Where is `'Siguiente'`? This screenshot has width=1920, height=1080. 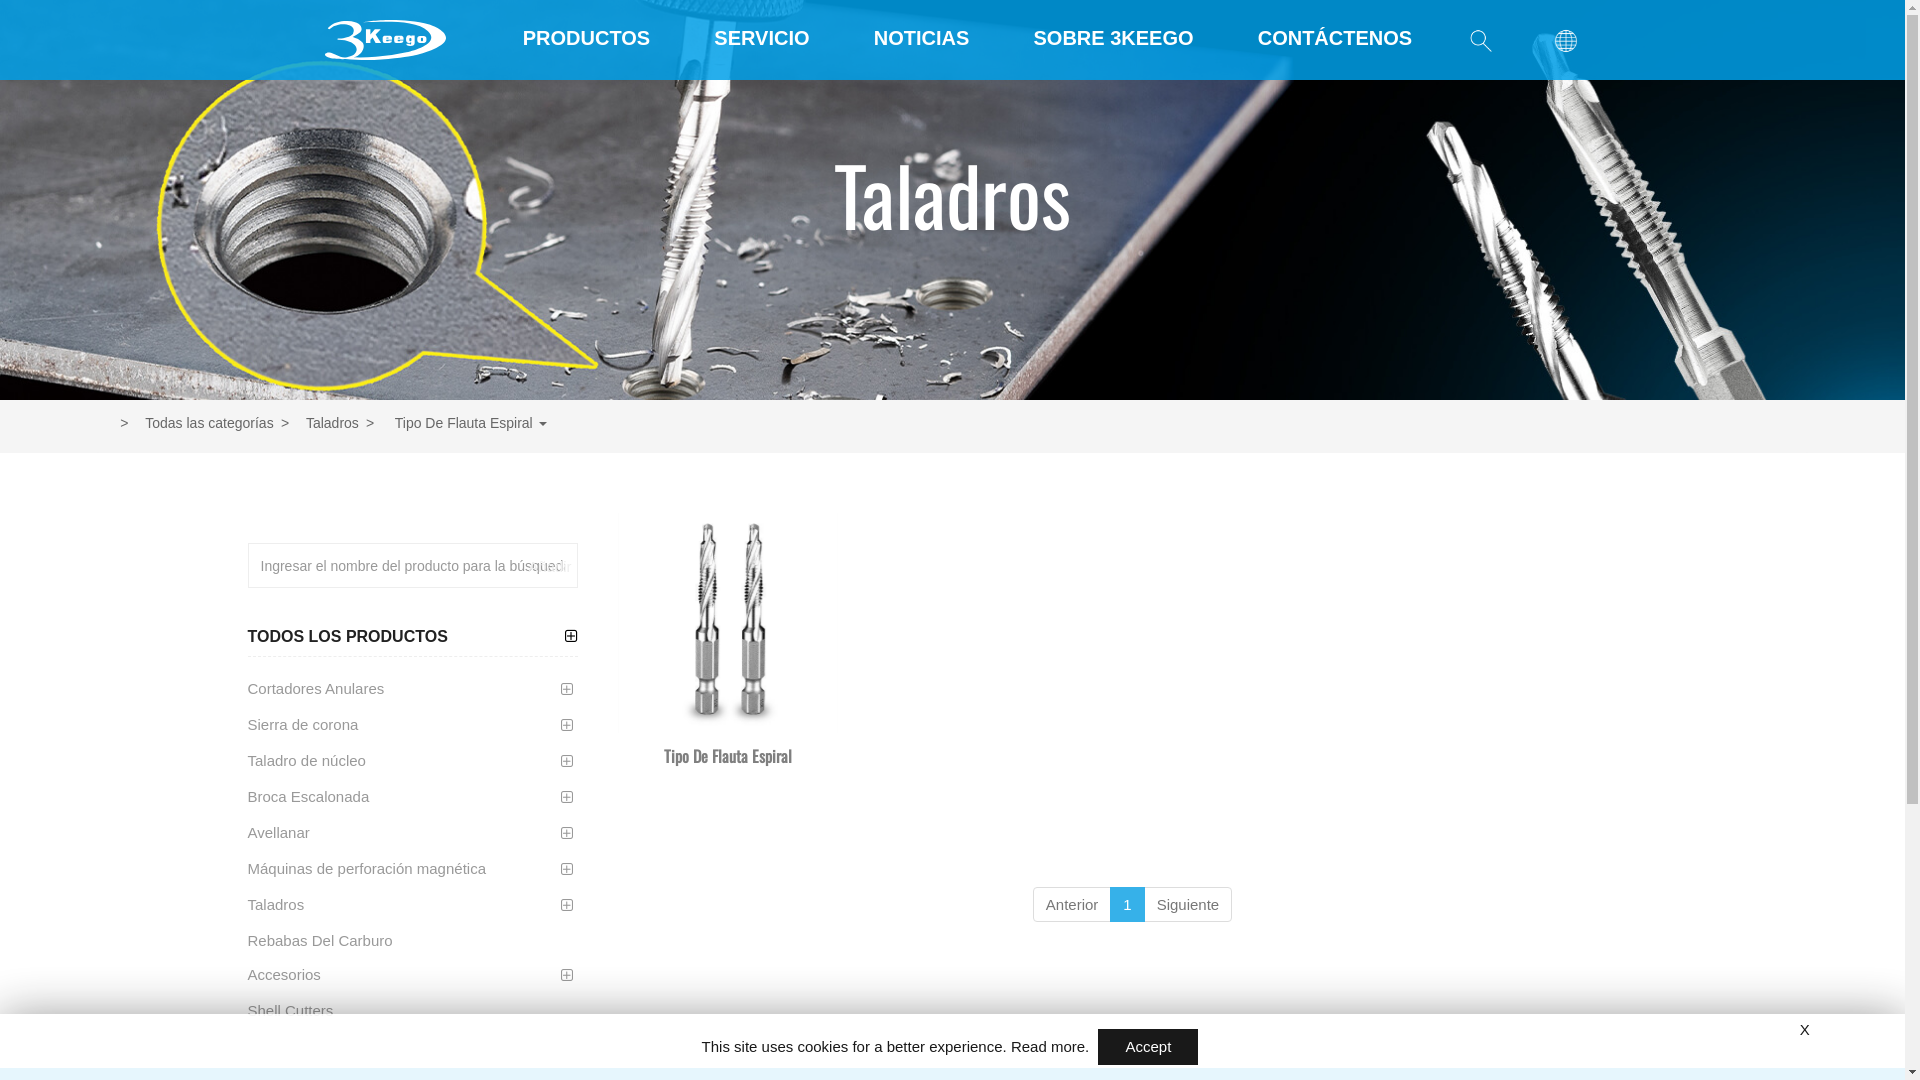
'Siguiente' is located at coordinates (1188, 904).